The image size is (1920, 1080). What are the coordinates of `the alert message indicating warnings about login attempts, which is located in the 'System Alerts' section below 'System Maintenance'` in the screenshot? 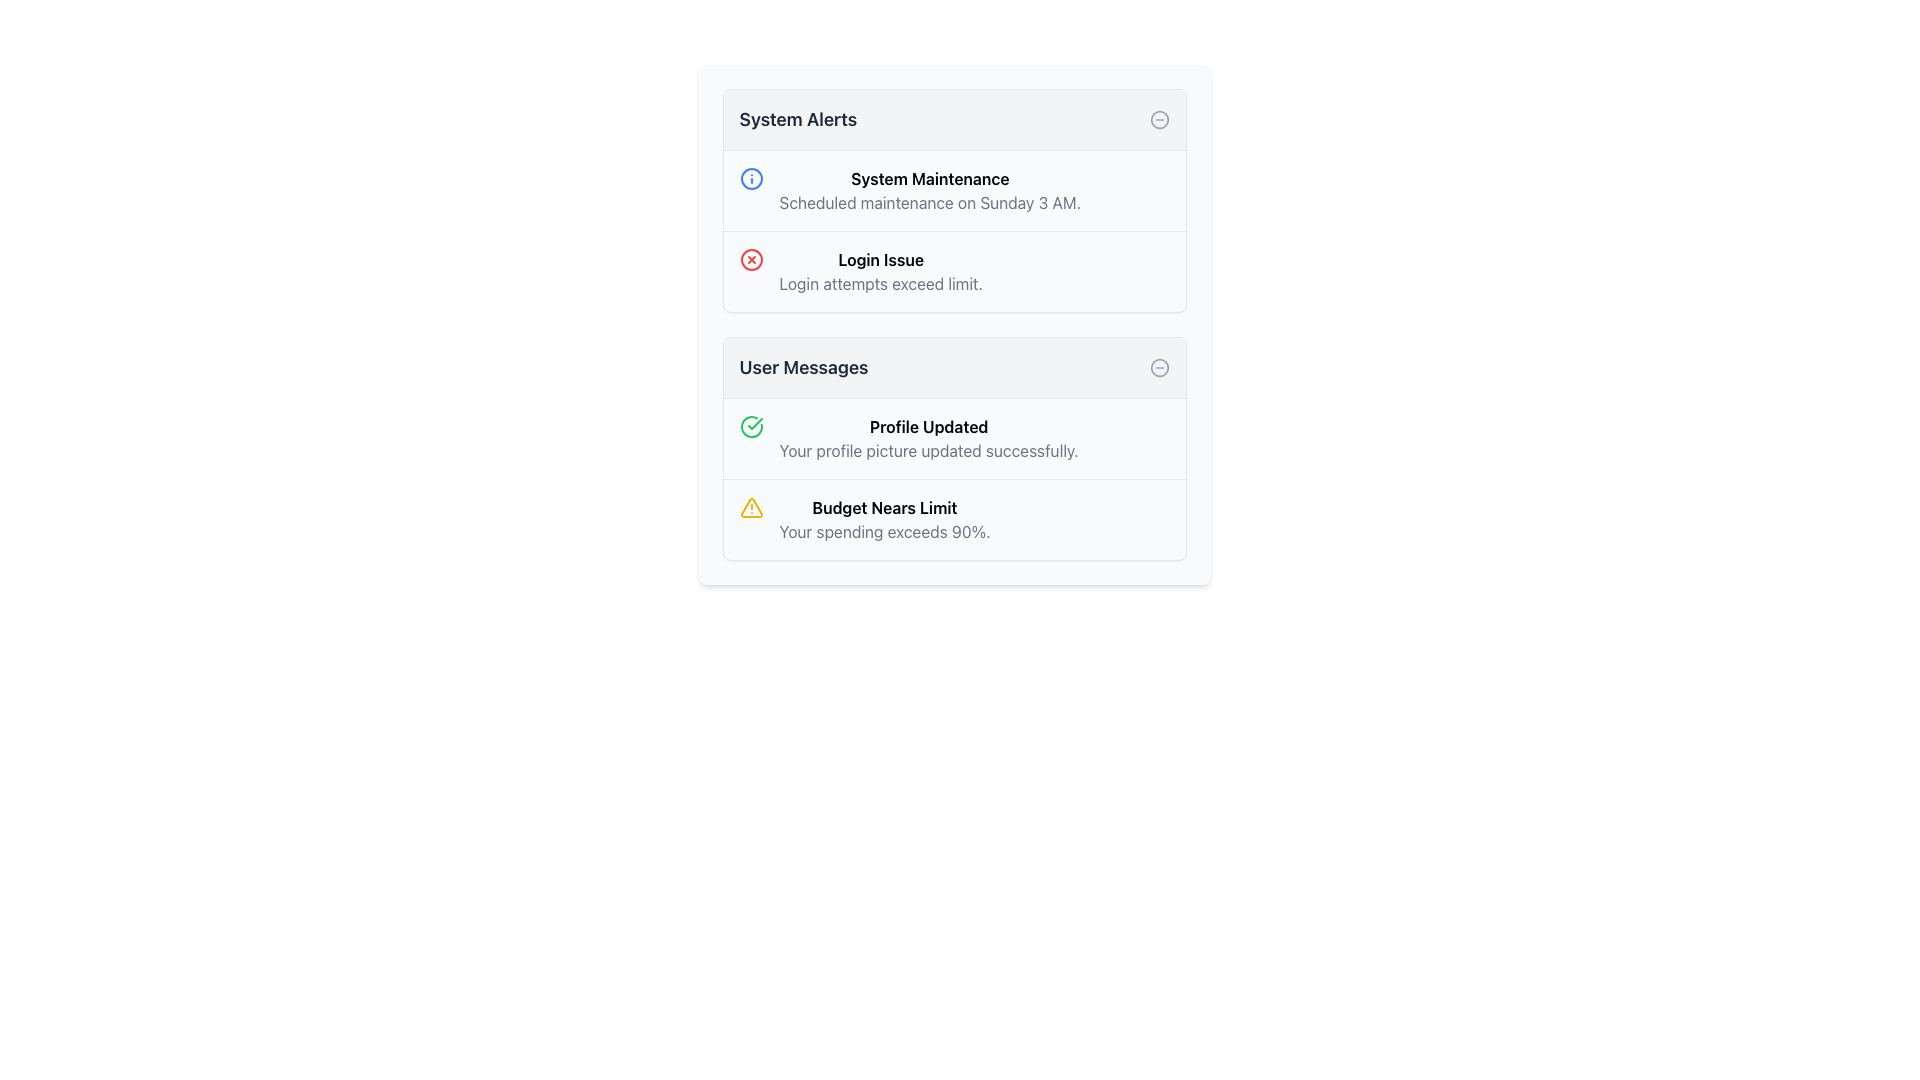 It's located at (953, 271).